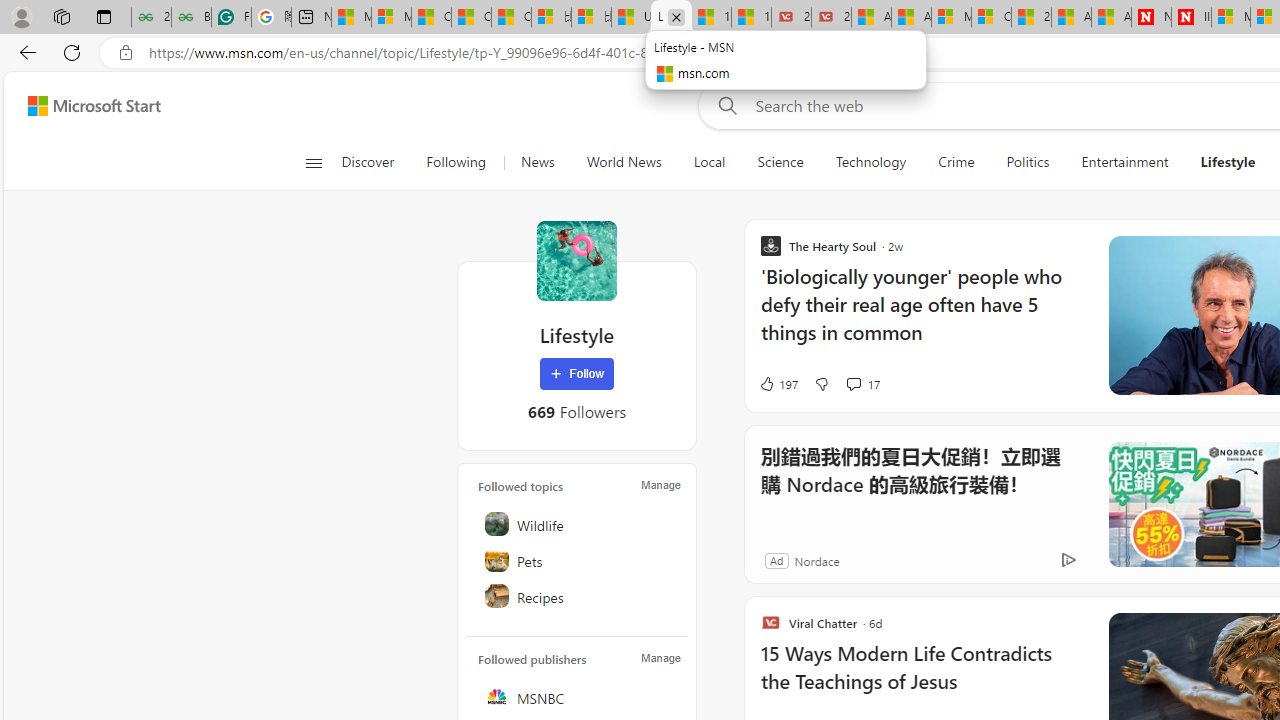 This screenshot has width=1280, height=720. What do you see at coordinates (921, 677) in the screenshot?
I see `'15 Ways Modern Life Contradicts the Teachings of Jesus'` at bounding box center [921, 677].